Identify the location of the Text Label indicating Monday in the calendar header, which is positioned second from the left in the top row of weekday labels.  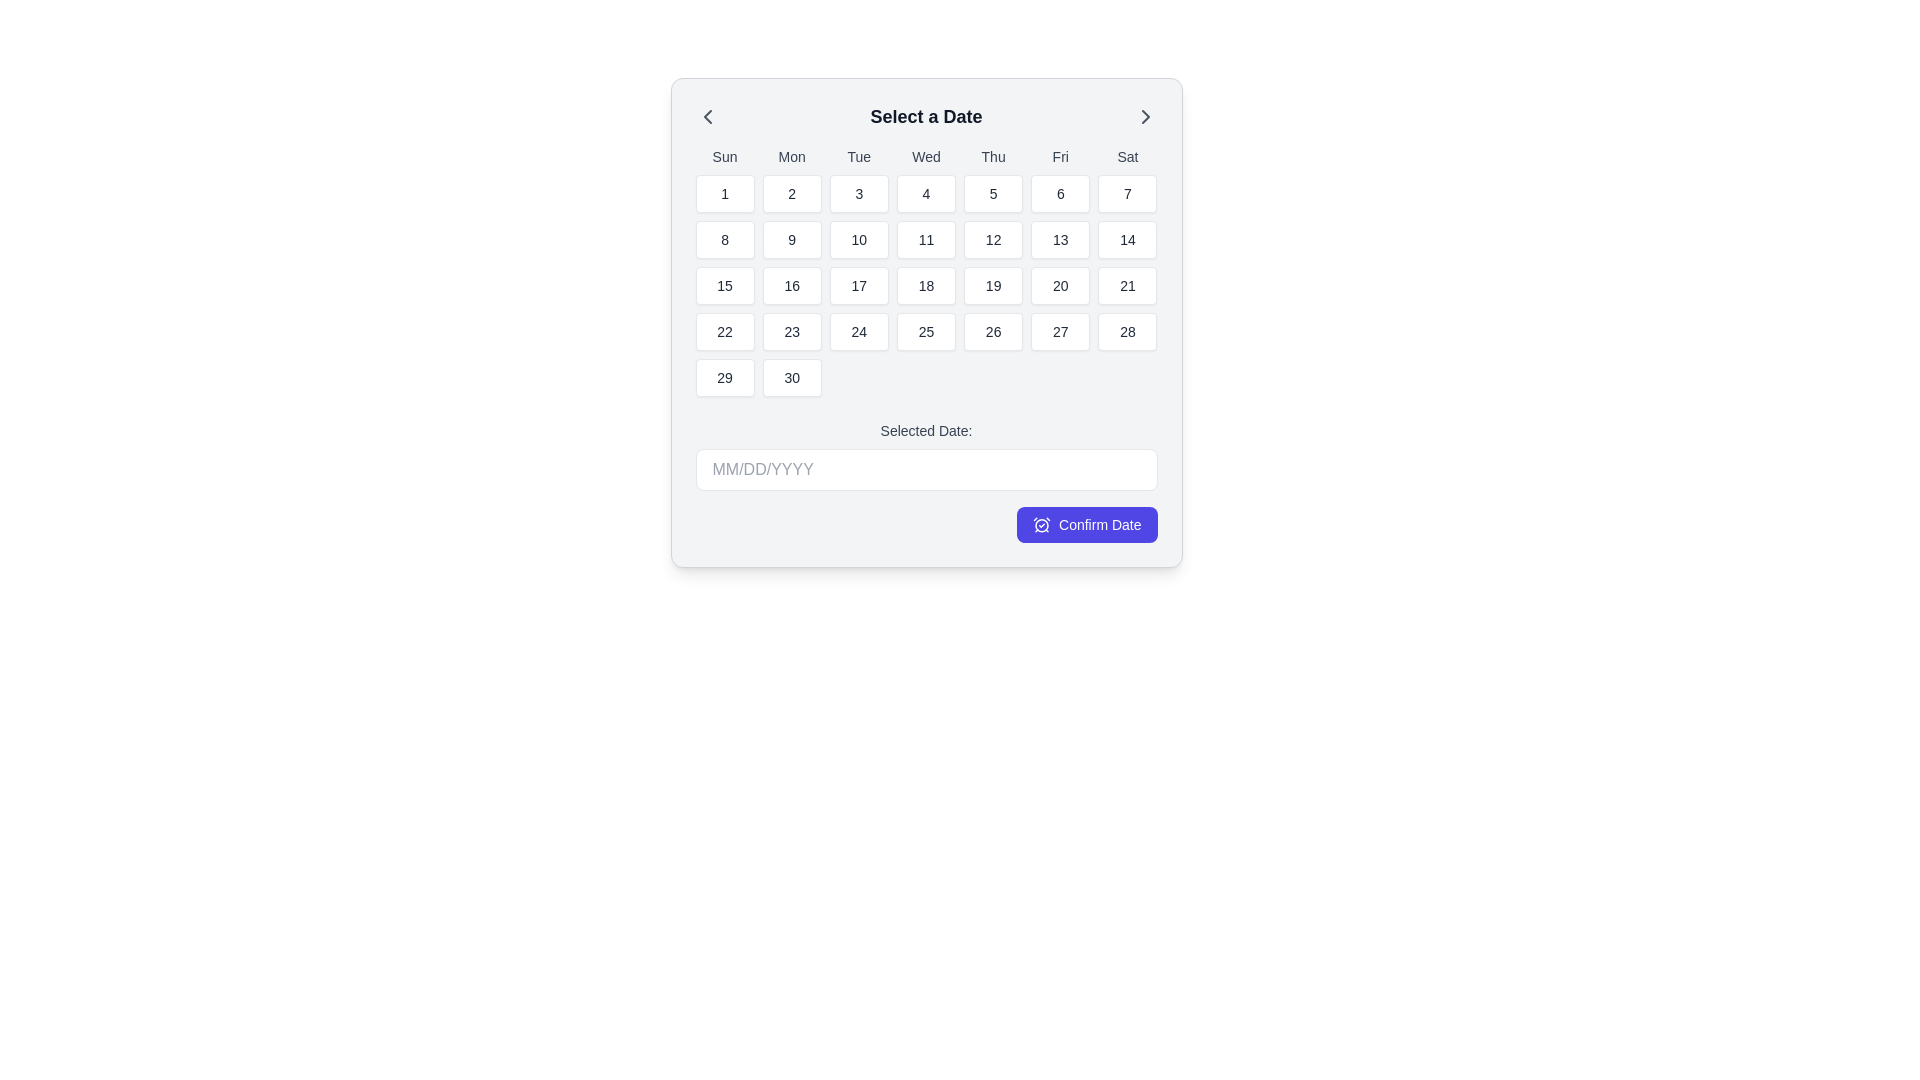
(791, 156).